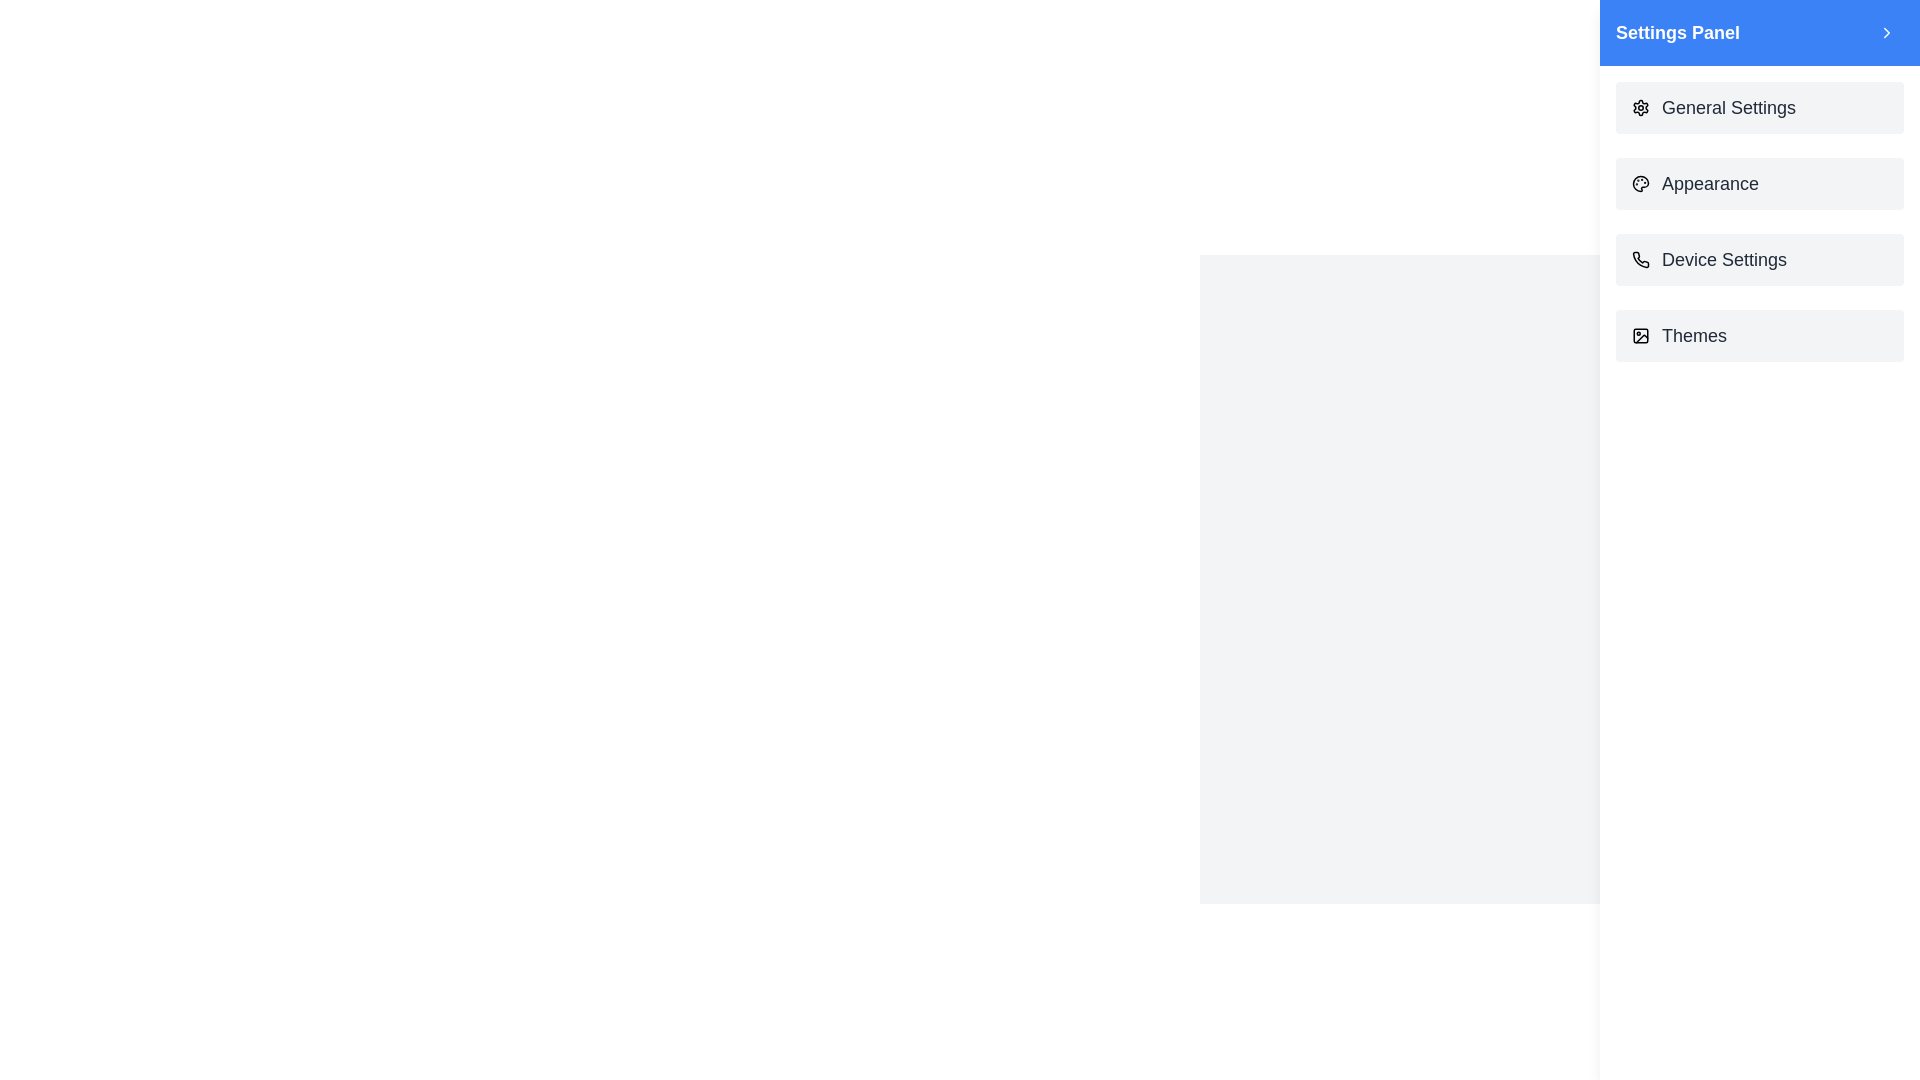  What do you see at coordinates (1641, 108) in the screenshot?
I see `the settings icon located in the top-right corner of the settings panel, which represents general settings and is adjacent to the text 'General Settings'` at bounding box center [1641, 108].